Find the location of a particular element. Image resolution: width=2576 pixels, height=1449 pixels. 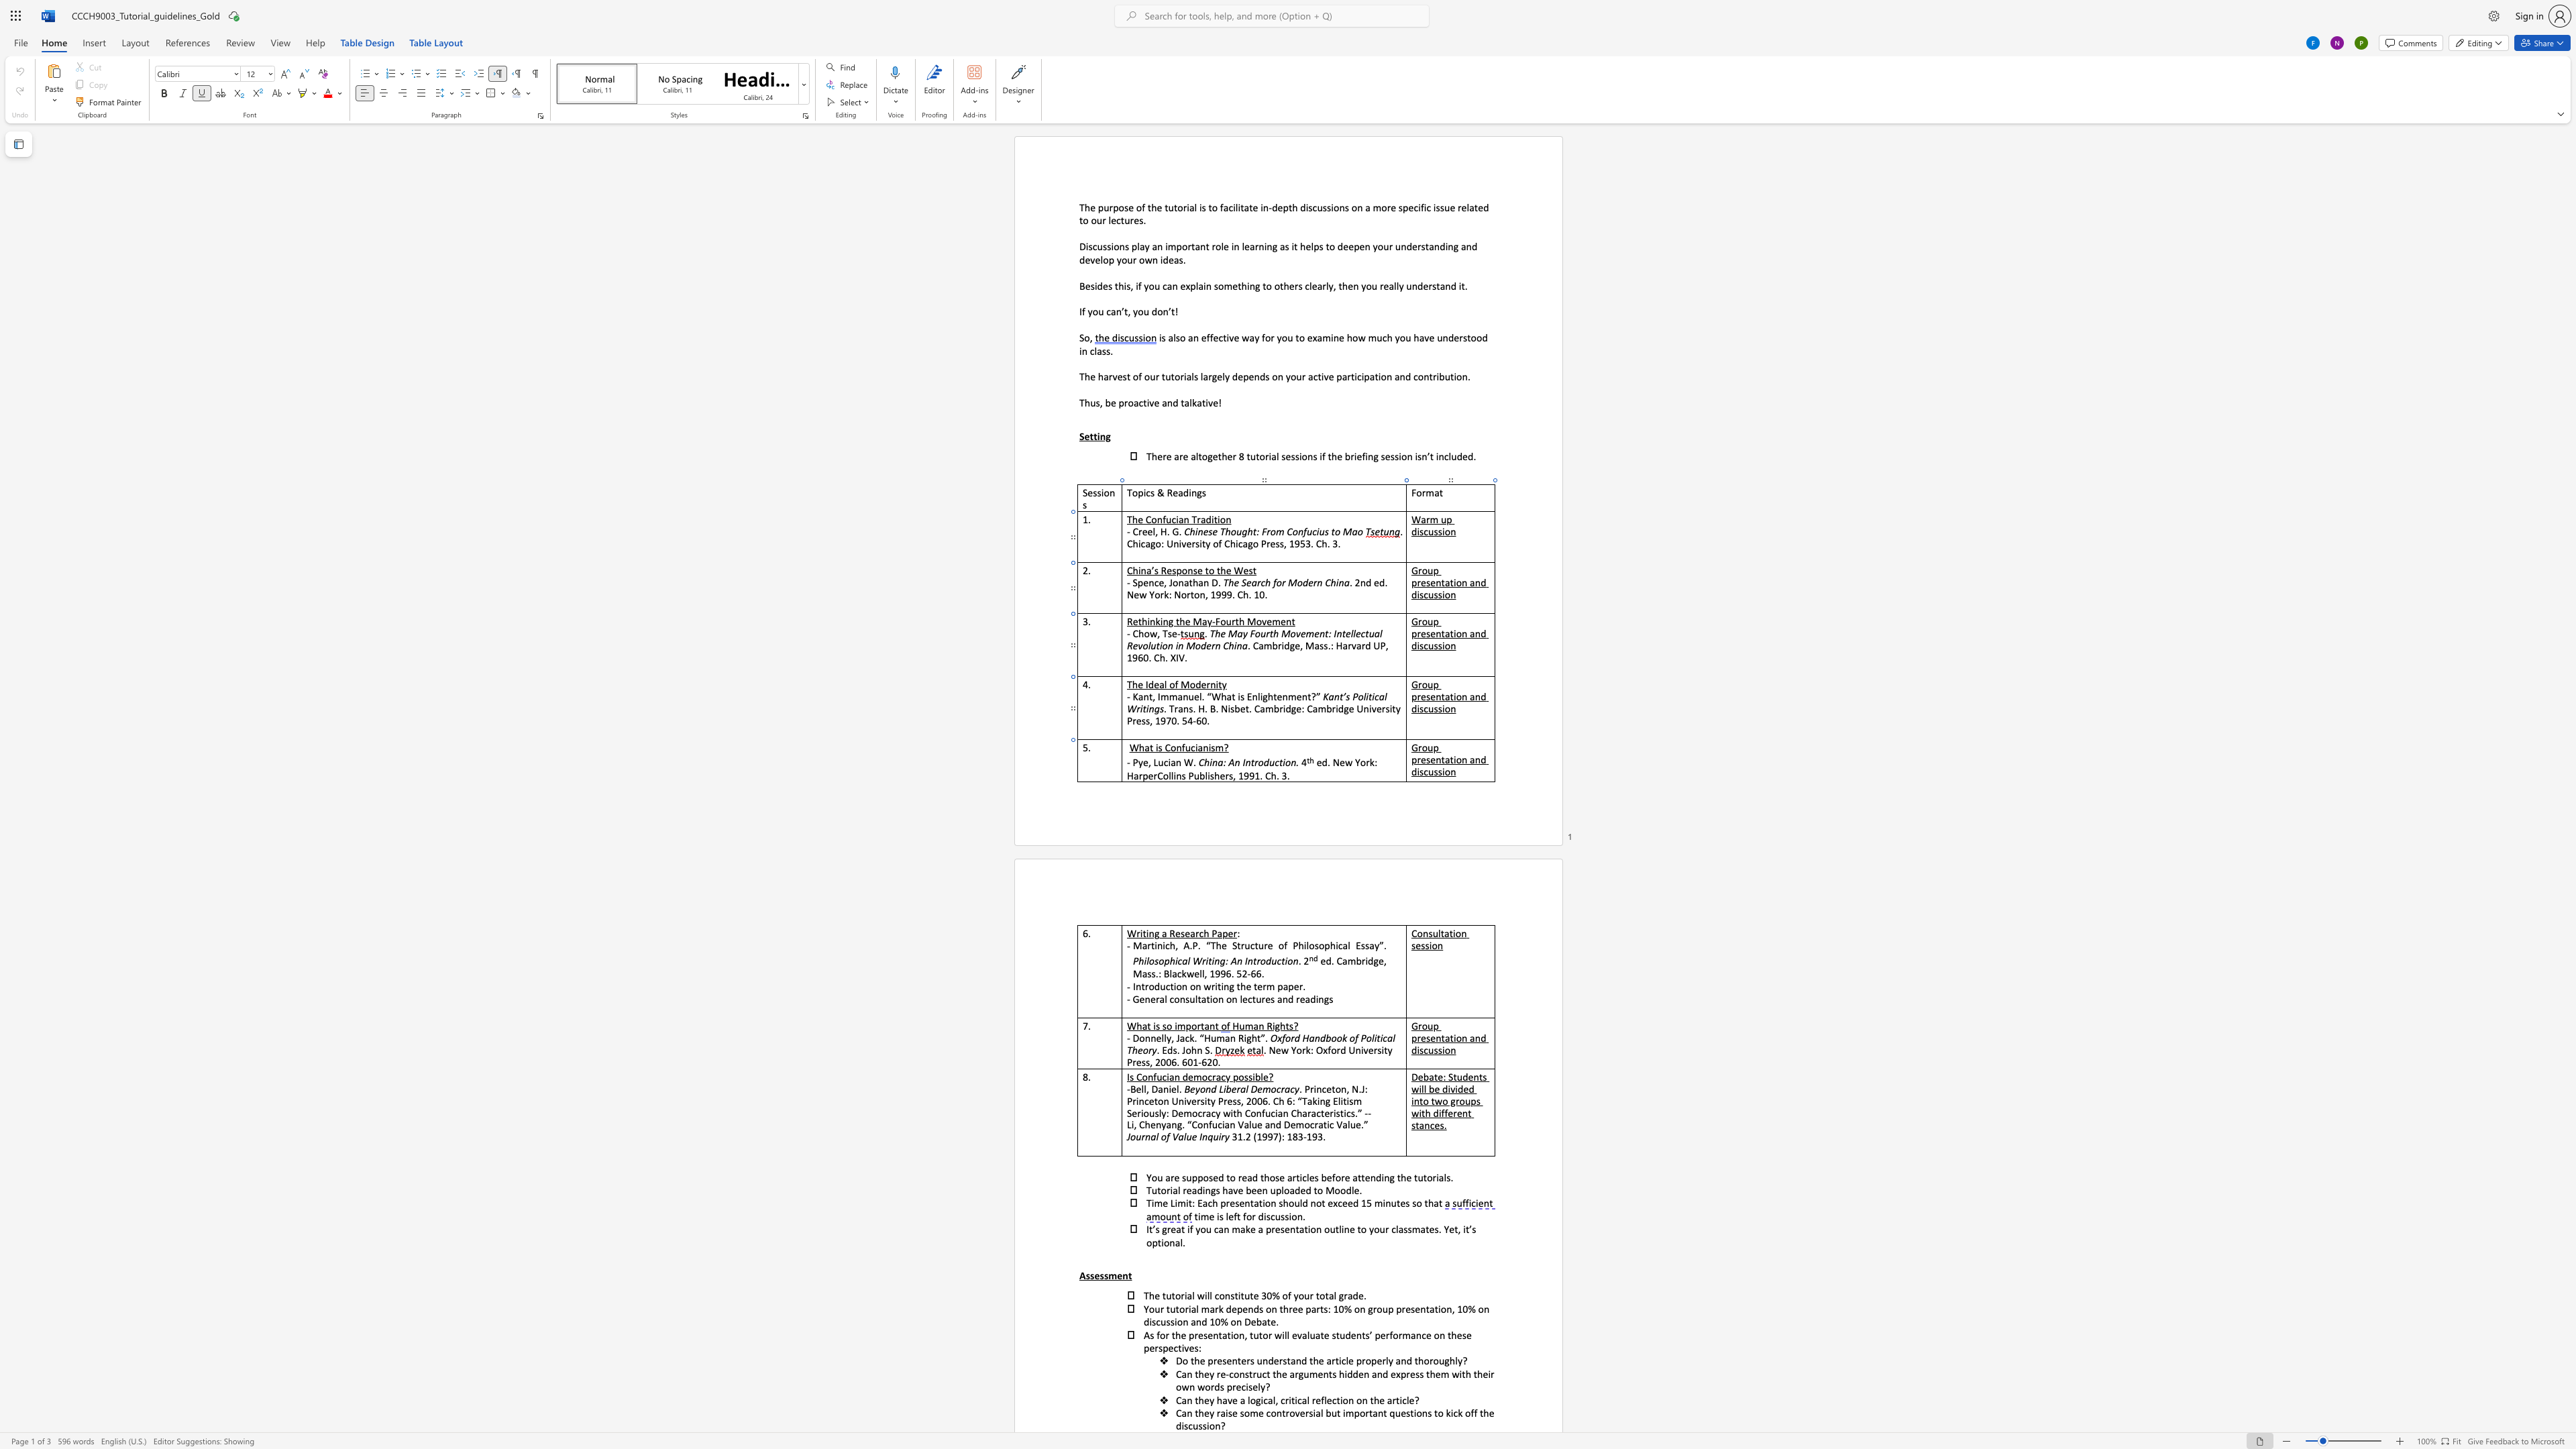

the 1th character "o" in the text is located at coordinates (1172, 746).